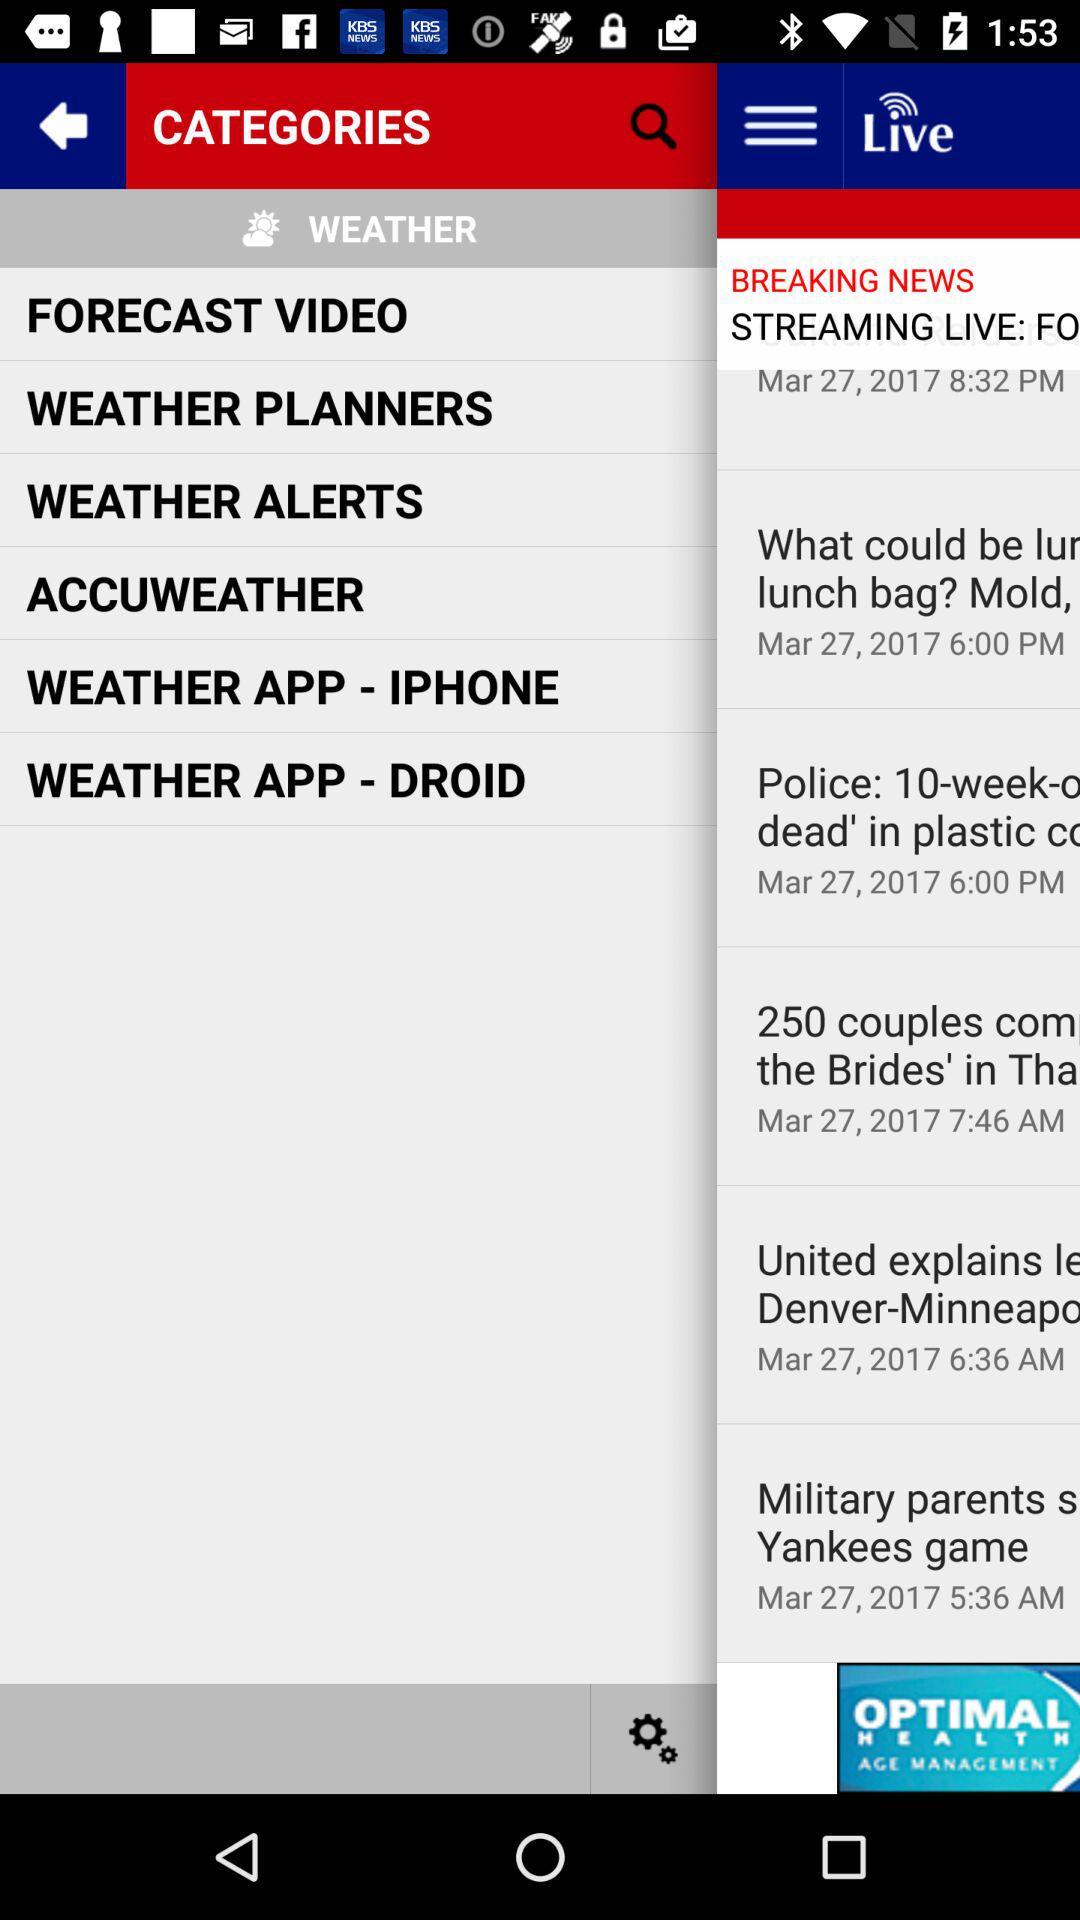 The image size is (1080, 1920). Describe the element at coordinates (918, 1043) in the screenshot. I see `250 couples compete icon` at that location.